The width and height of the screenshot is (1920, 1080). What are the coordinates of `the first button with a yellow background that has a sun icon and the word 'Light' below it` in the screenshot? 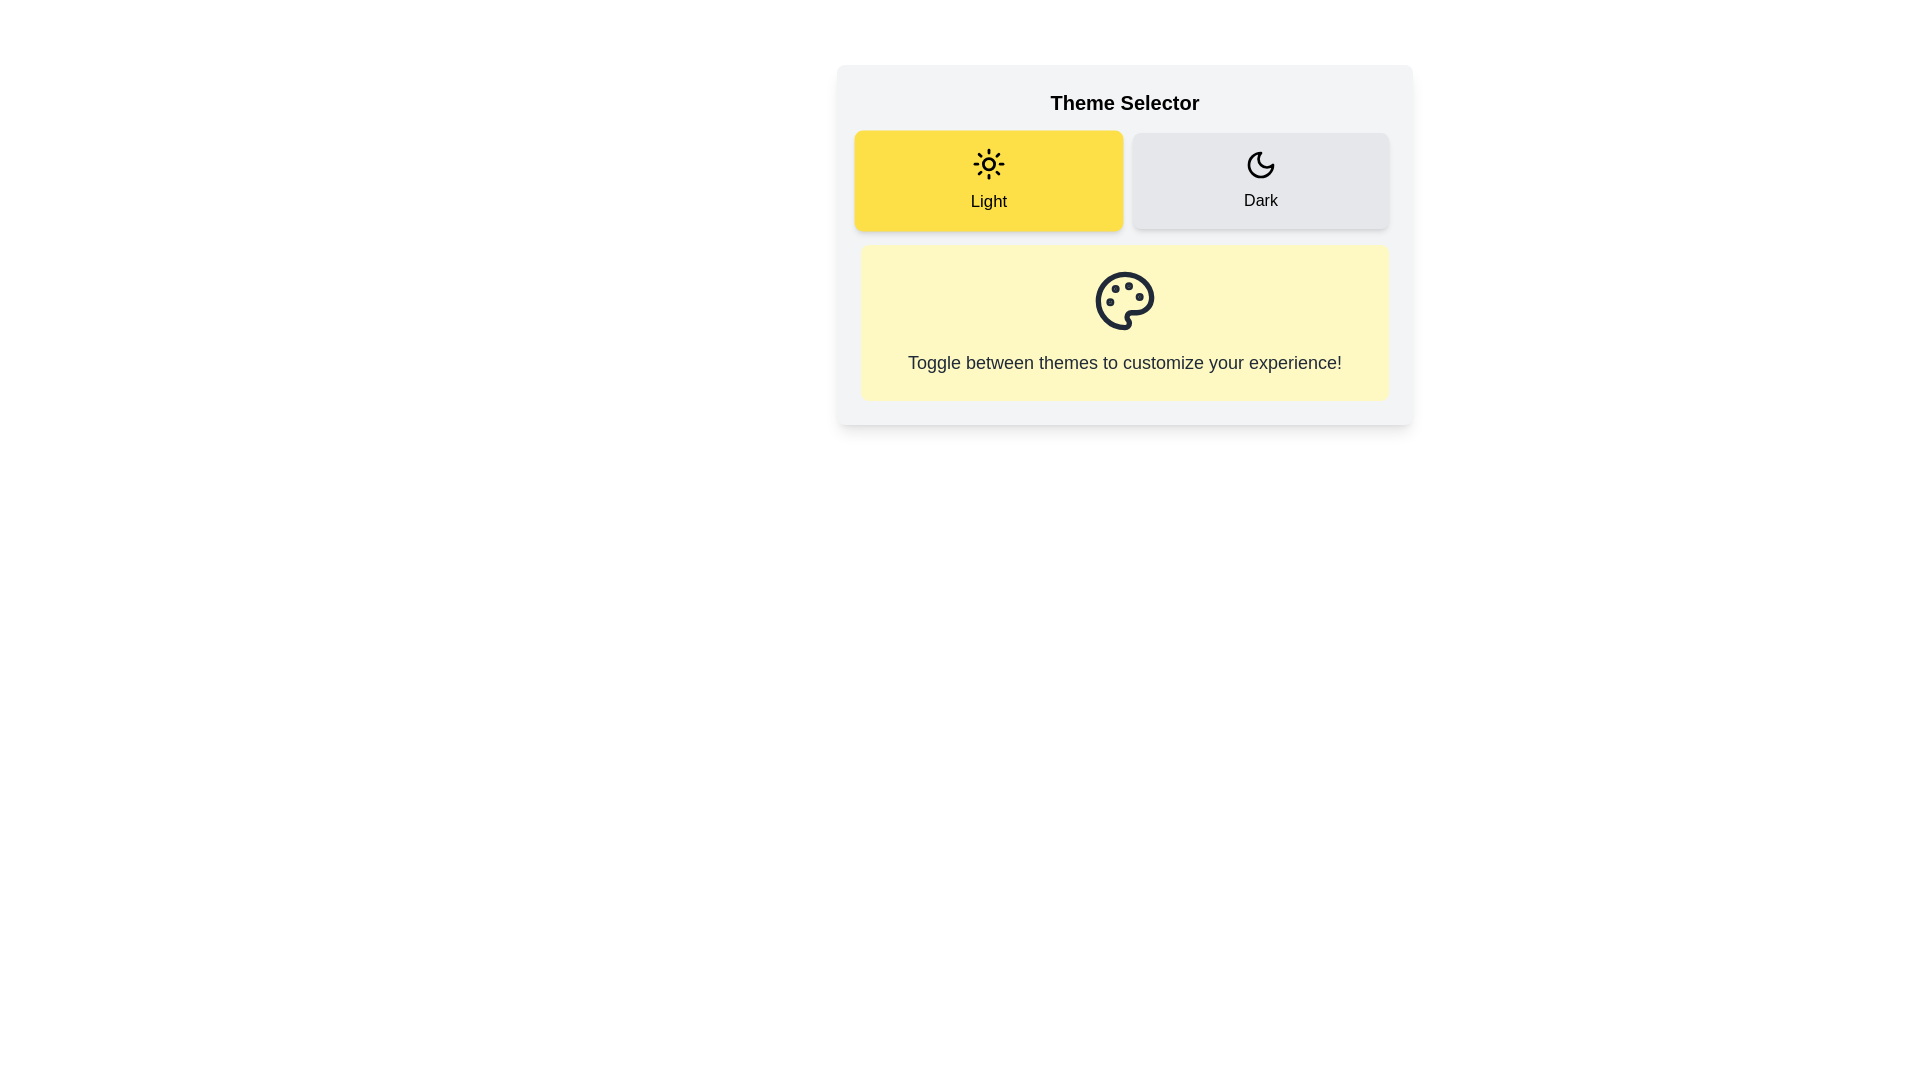 It's located at (988, 181).